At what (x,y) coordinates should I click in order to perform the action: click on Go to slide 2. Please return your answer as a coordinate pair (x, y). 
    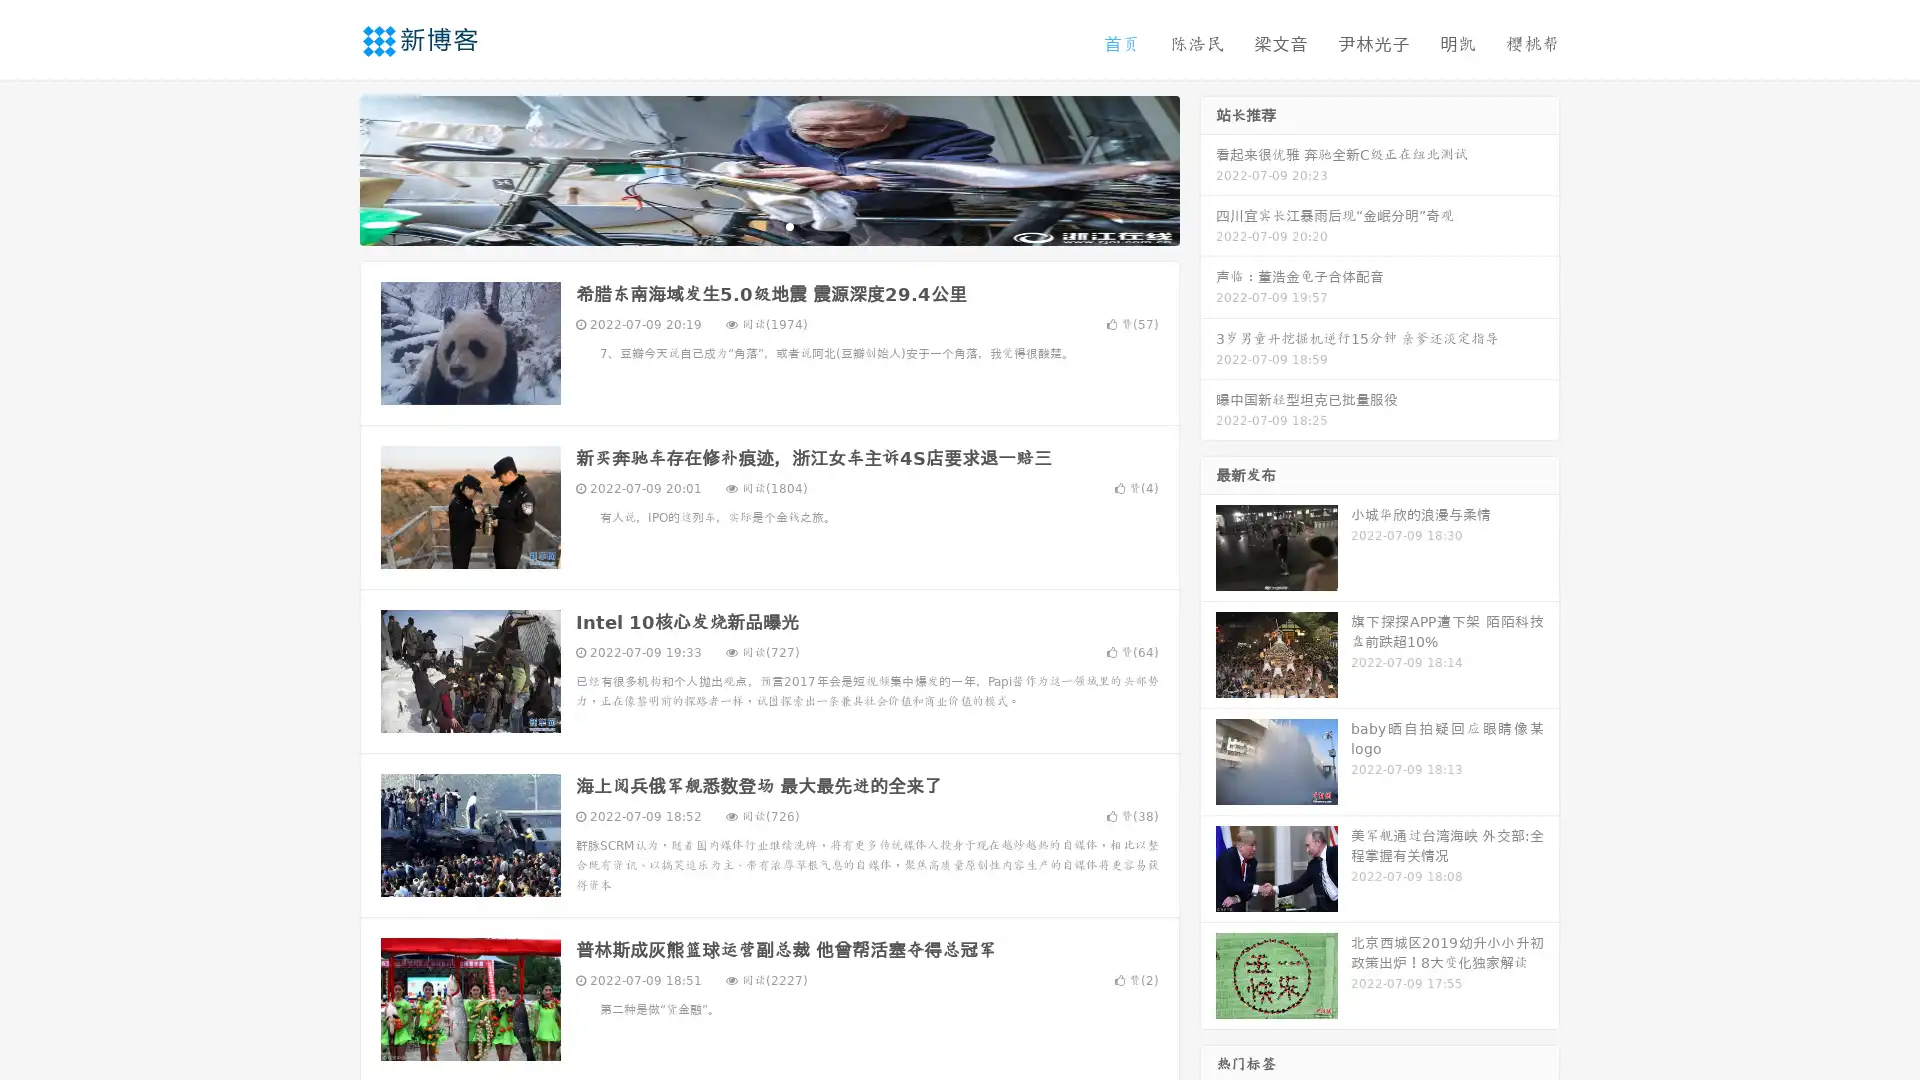
    Looking at the image, I should click on (768, 225).